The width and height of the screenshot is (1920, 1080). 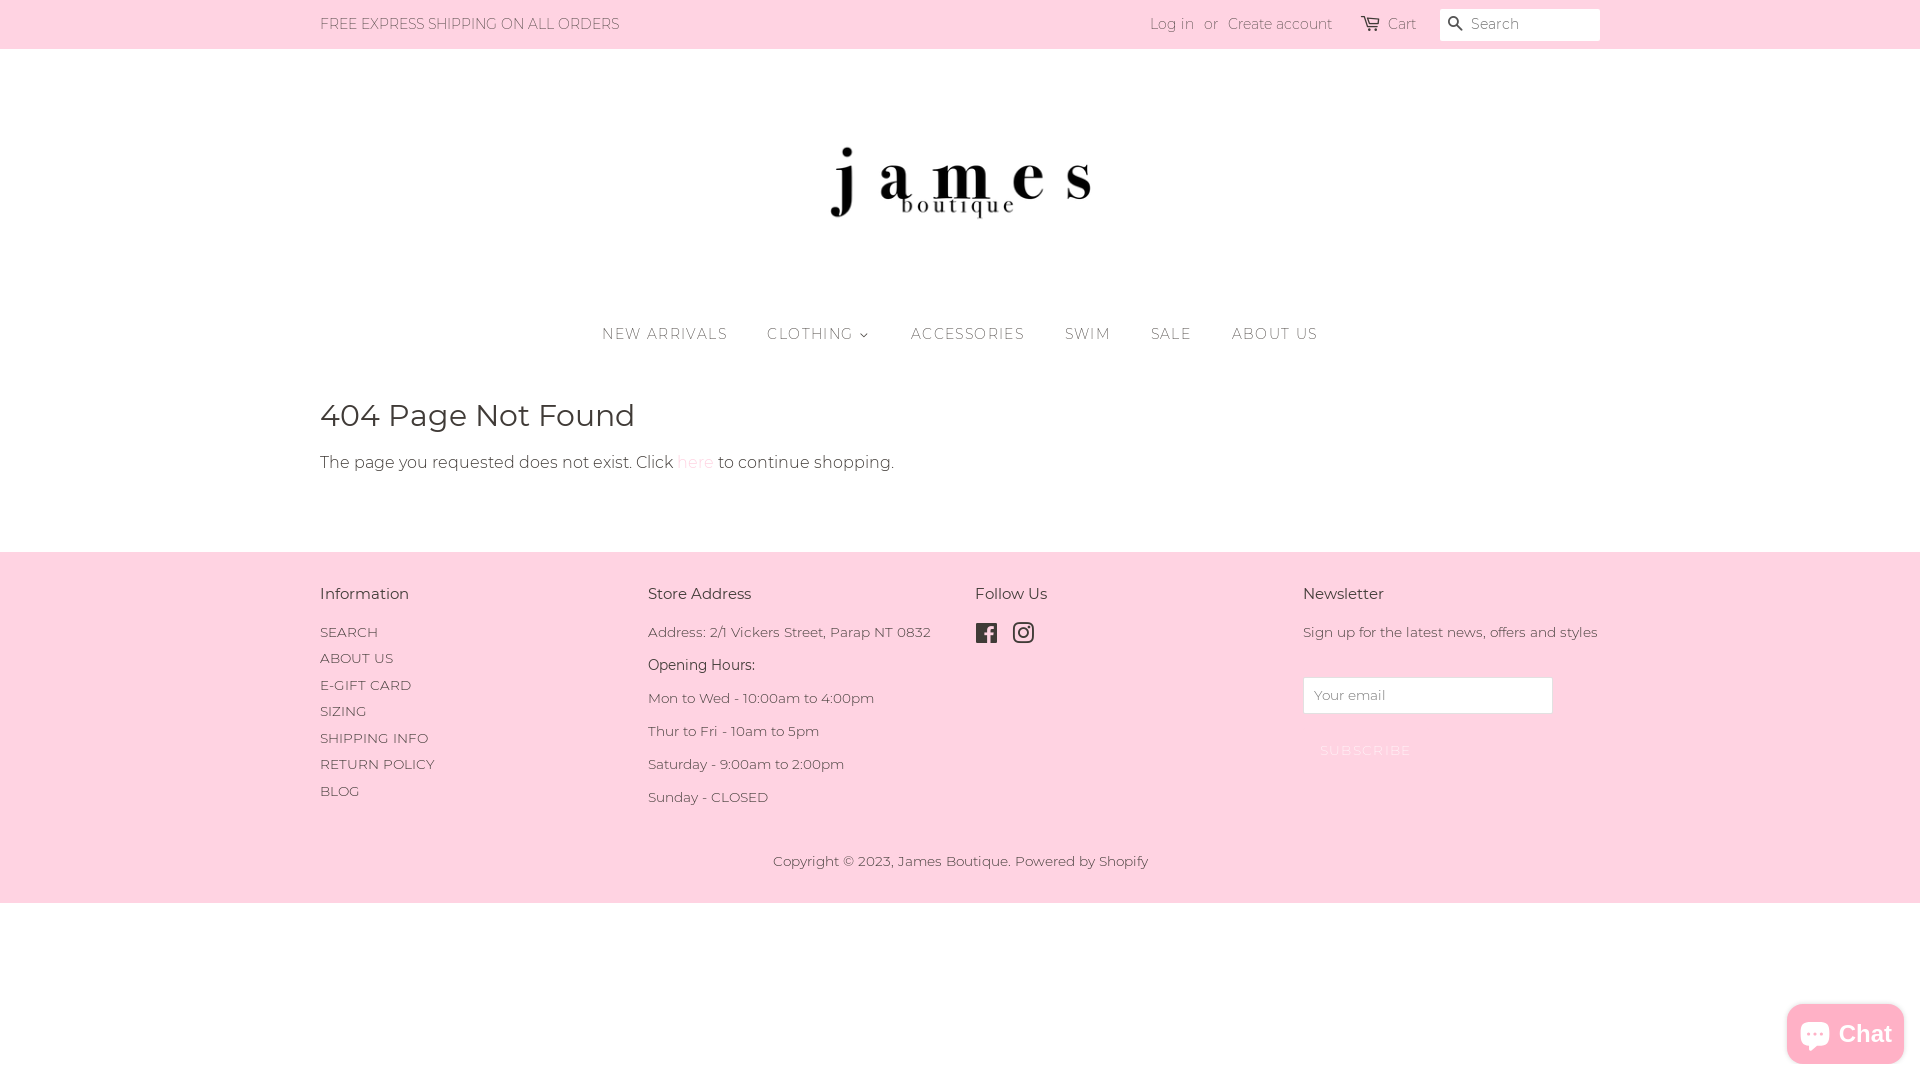 I want to click on 'Powered by Shopify', so click(x=1079, y=859).